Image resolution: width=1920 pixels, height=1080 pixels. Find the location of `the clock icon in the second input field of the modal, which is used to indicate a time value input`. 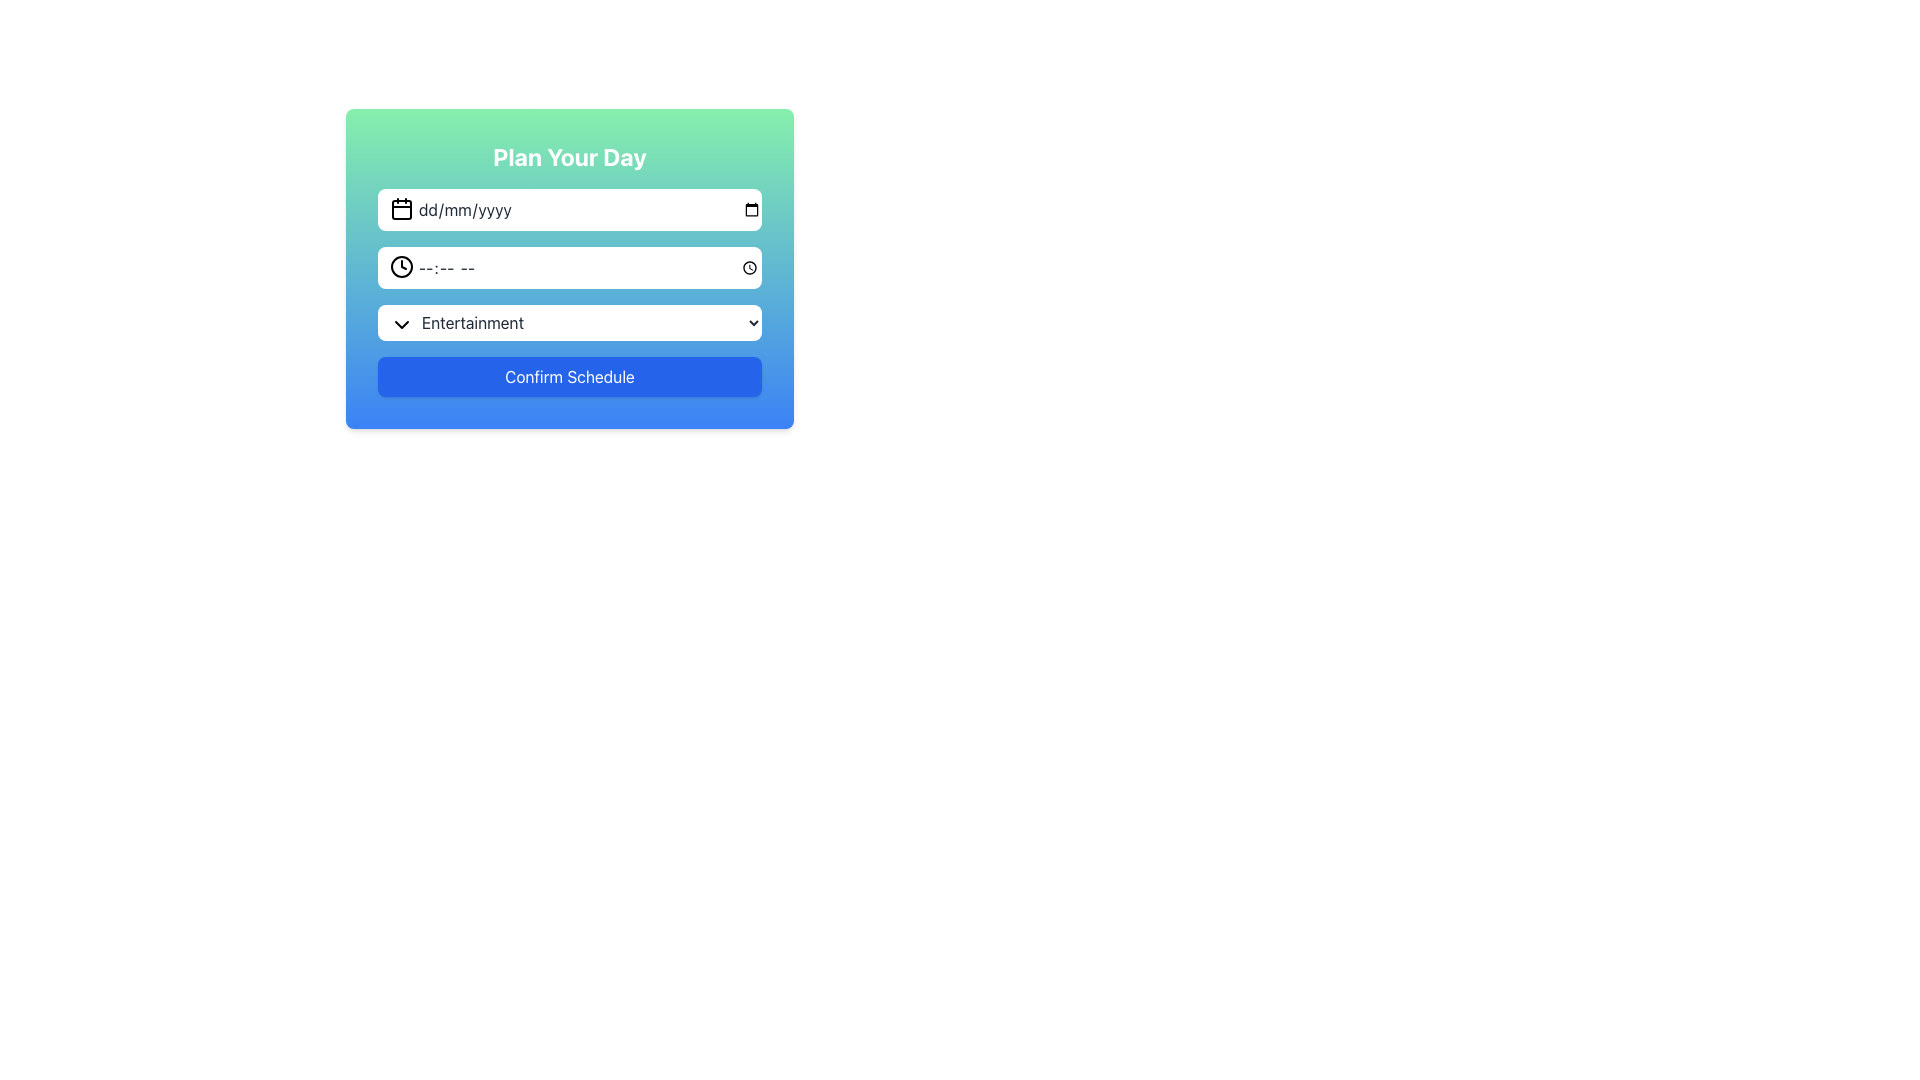

the clock icon in the second input field of the modal, which is used to indicate a time value input is located at coordinates (401, 265).